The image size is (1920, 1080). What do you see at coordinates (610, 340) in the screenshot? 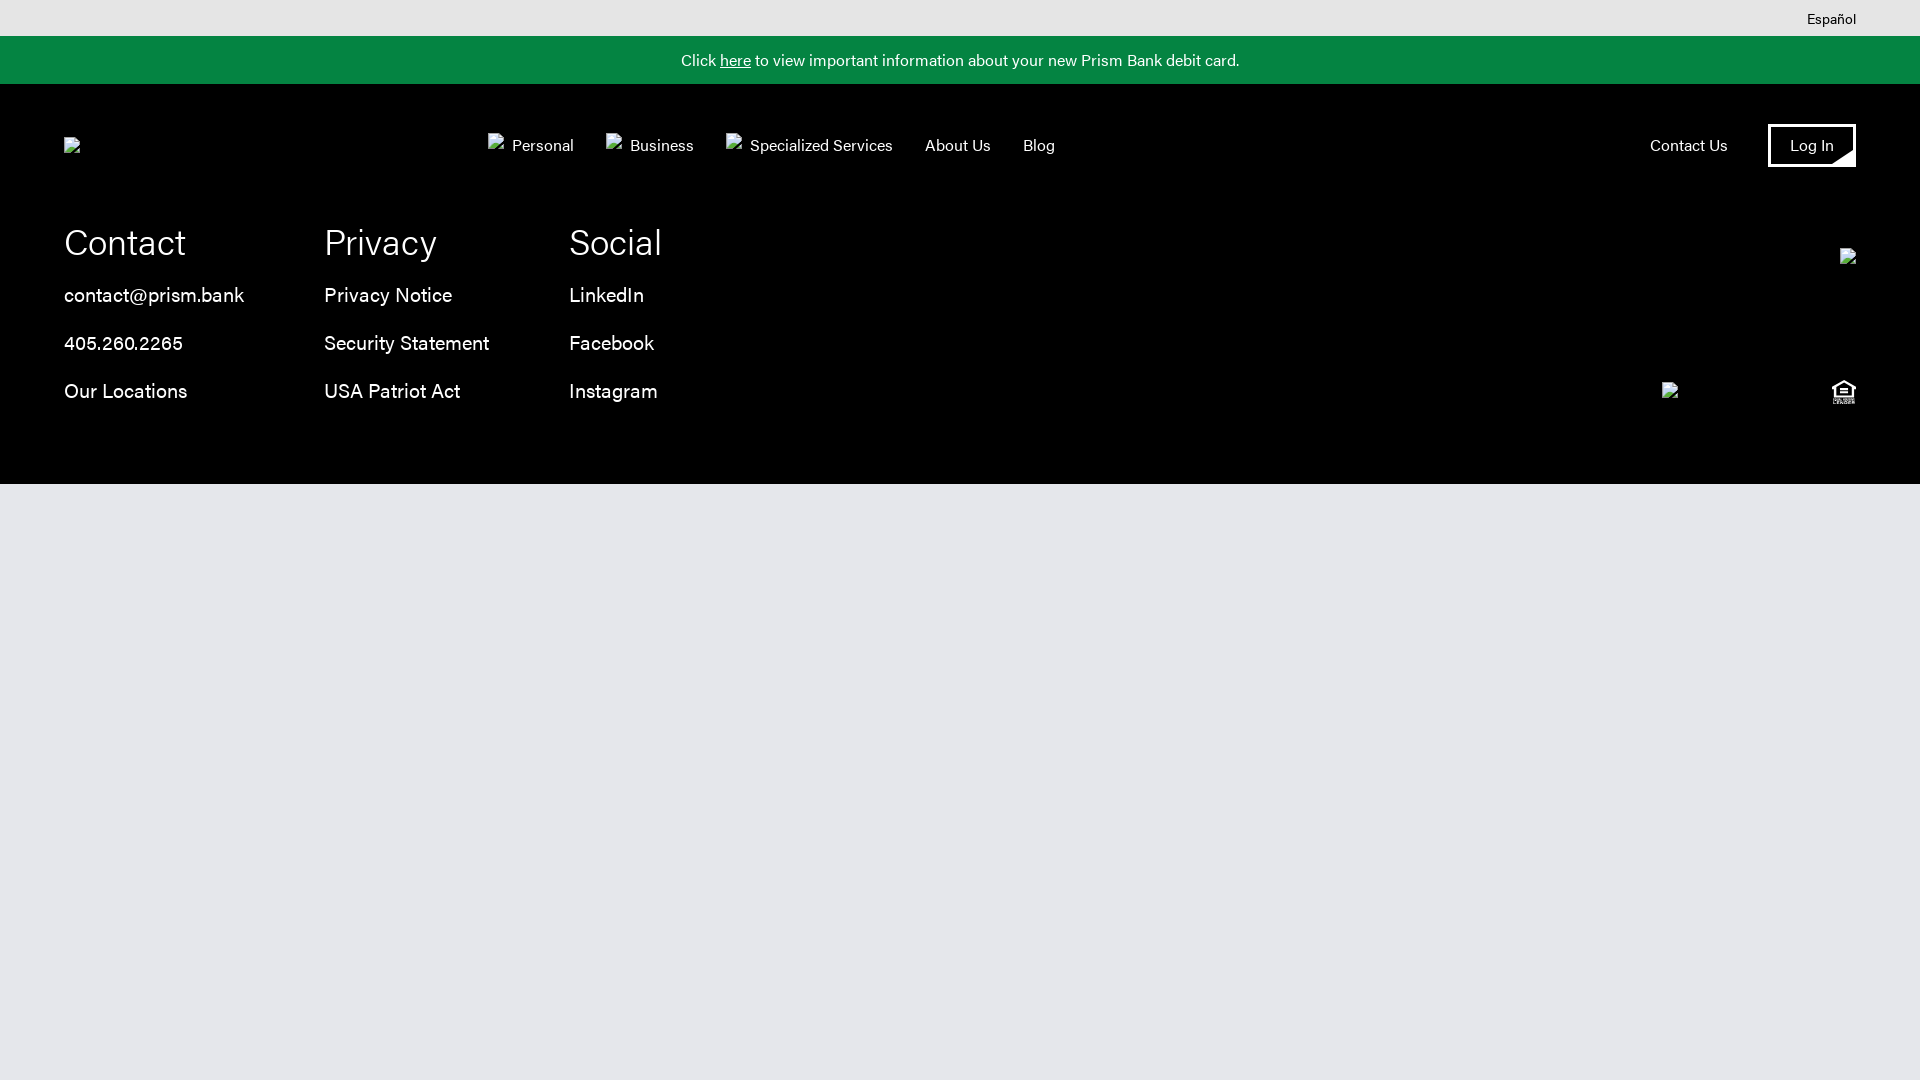
I see `'Facebook'` at bounding box center [610, 340].